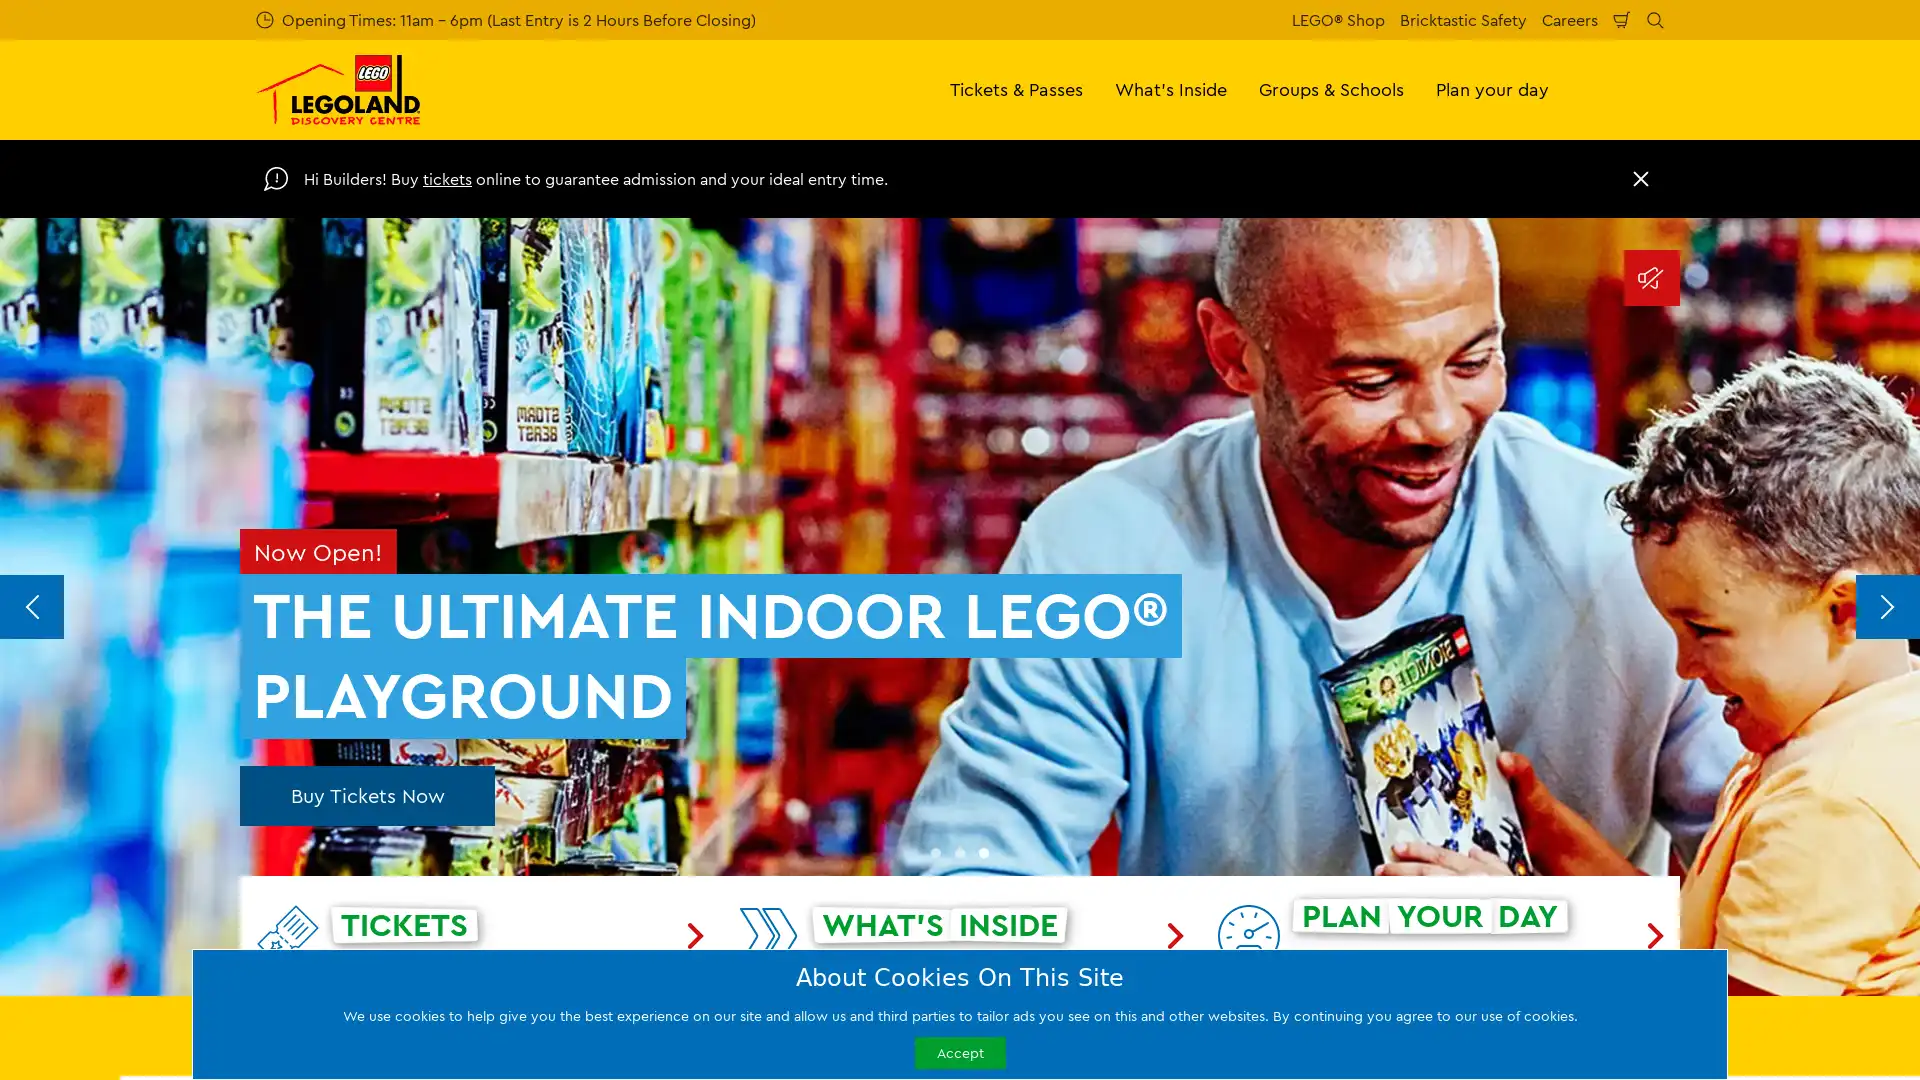  What do you see at coordinates (960, 852) in the screenshot?
I see `Go to slide 2` at bounding box center [960, 852].